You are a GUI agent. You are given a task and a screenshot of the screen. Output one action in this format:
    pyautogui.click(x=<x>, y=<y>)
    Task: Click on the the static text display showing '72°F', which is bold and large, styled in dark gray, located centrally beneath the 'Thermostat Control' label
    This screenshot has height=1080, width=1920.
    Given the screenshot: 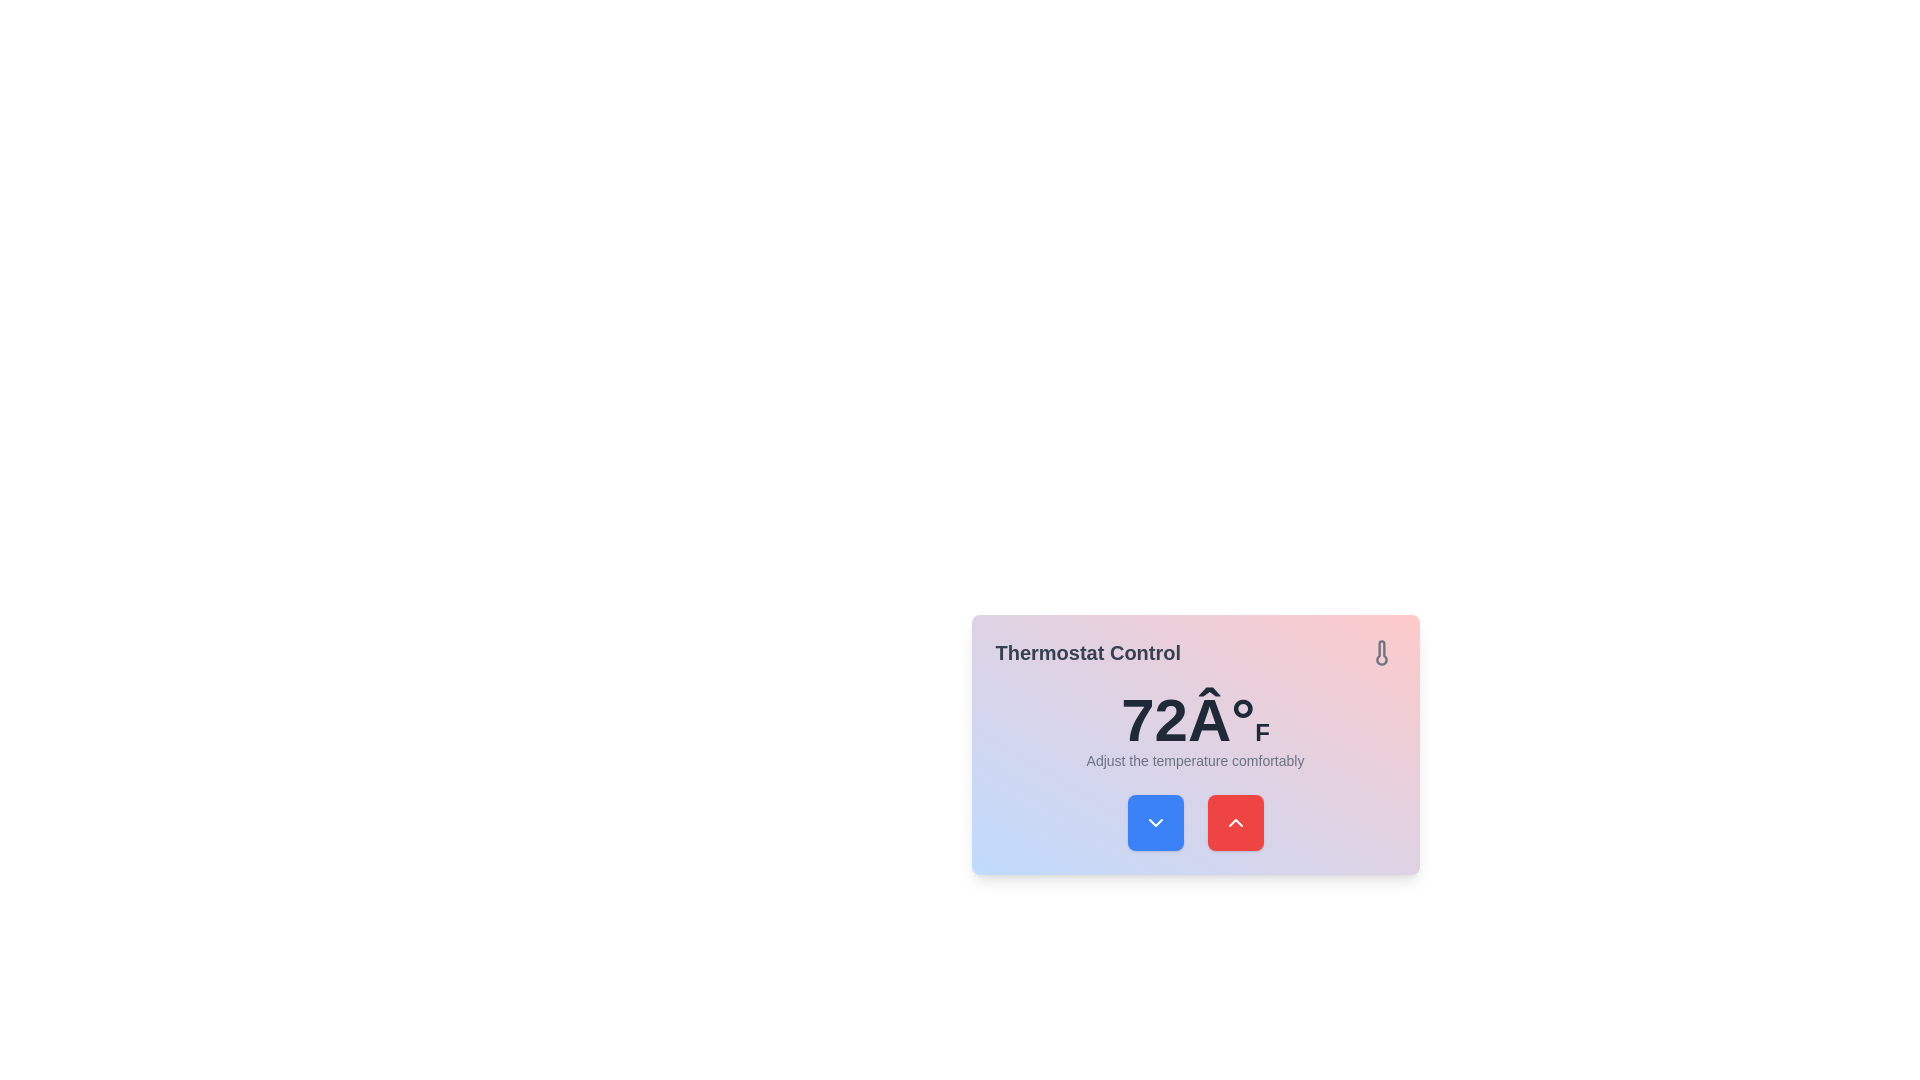 What is the action you would take?
    pyautogui.click(x=1195, y=721)
    